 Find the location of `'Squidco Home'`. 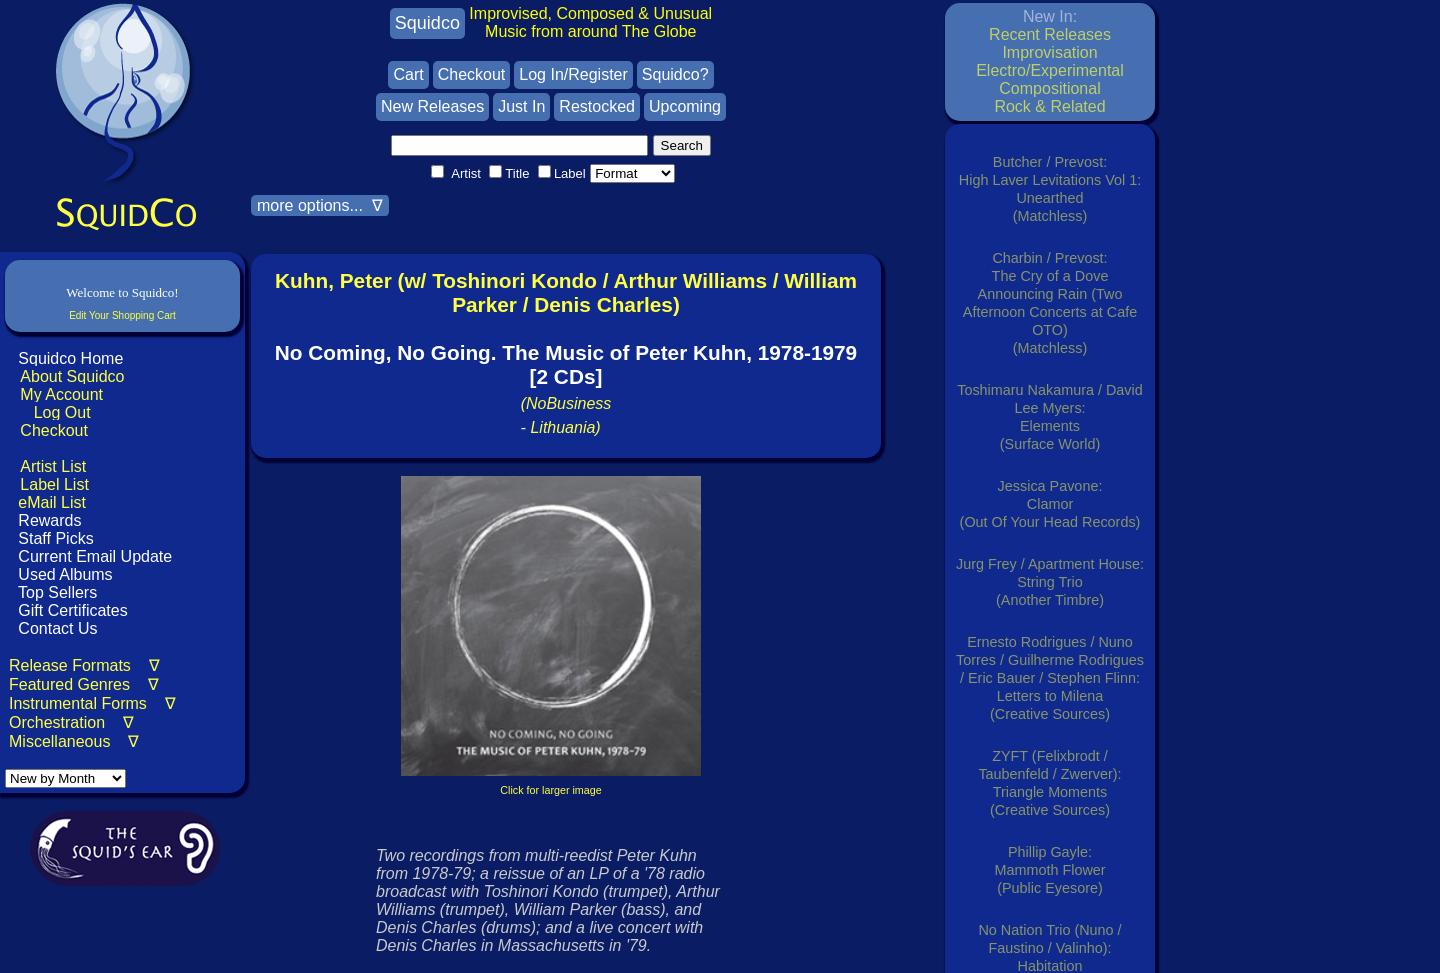

'Squidco Home' is located at coordinates (70, 357).